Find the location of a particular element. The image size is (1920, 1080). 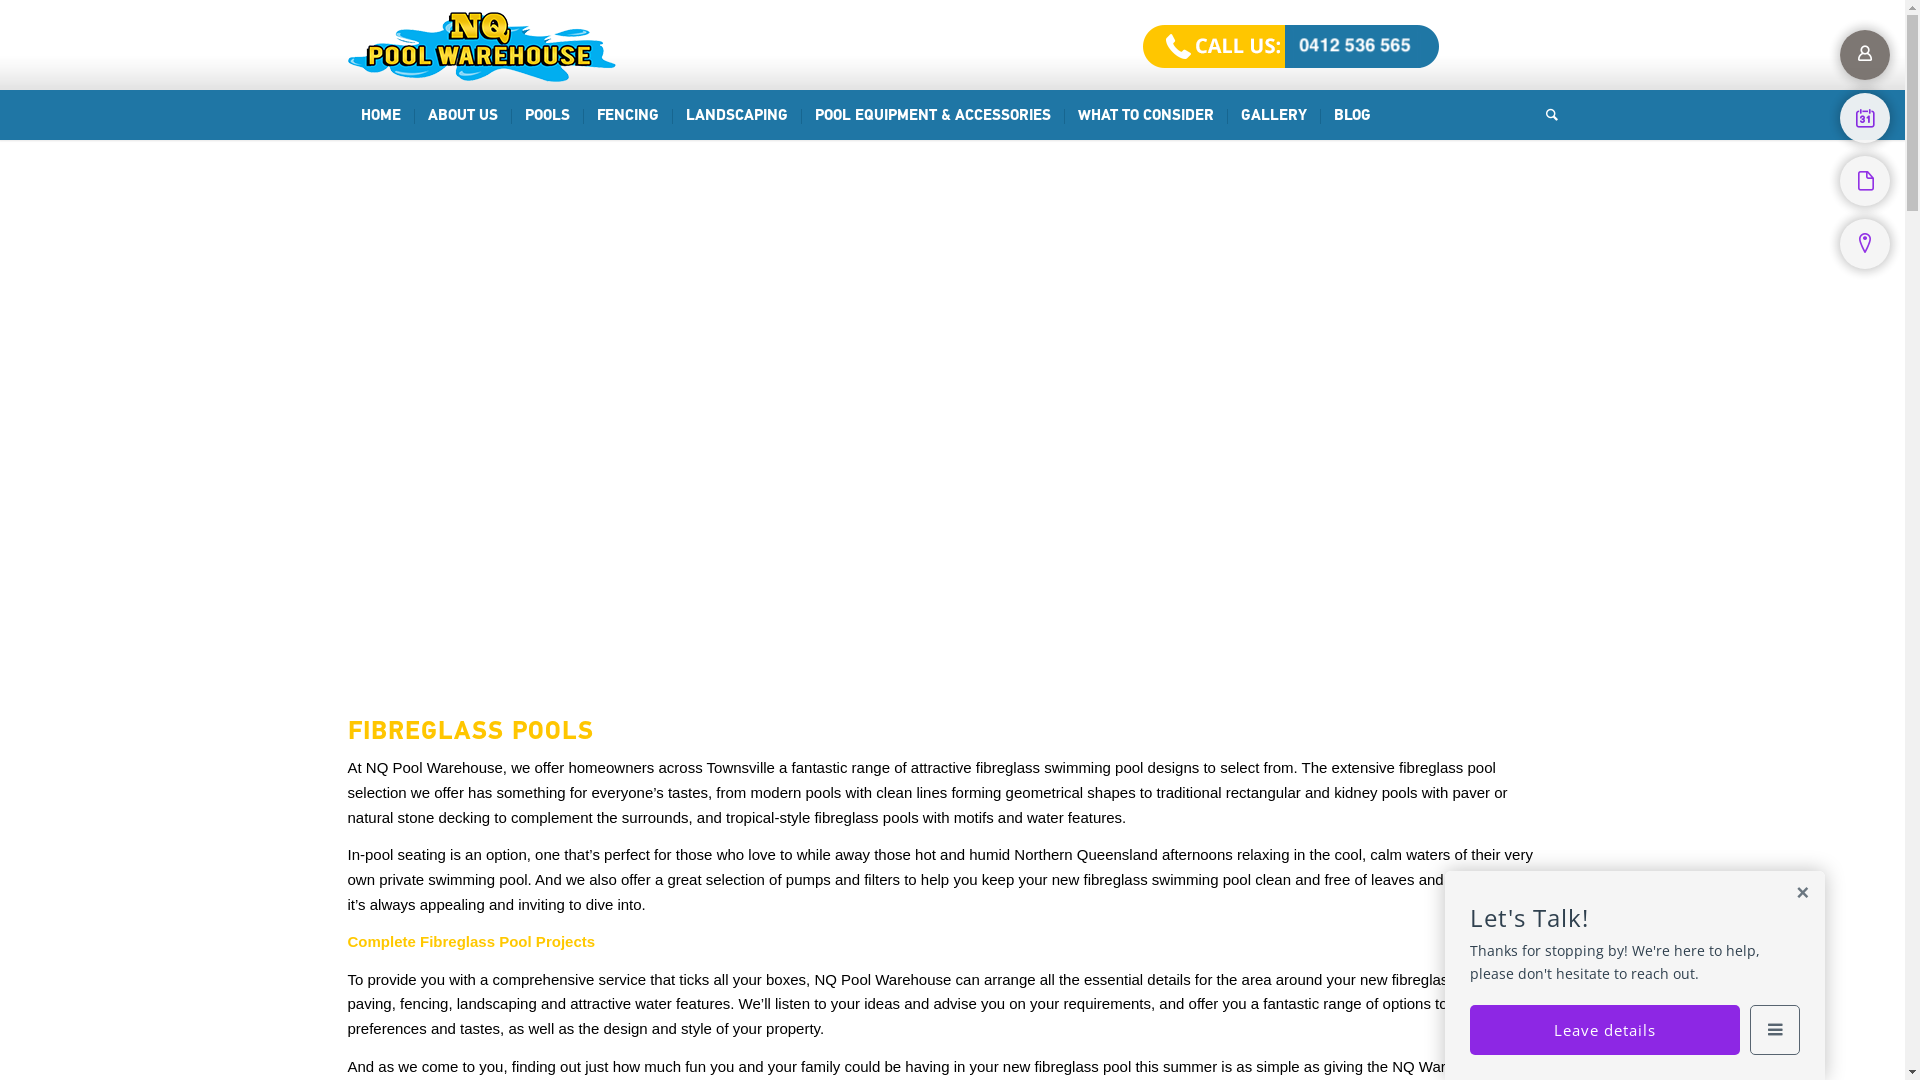

'BLOG' is located at coordinates (1352, 115).